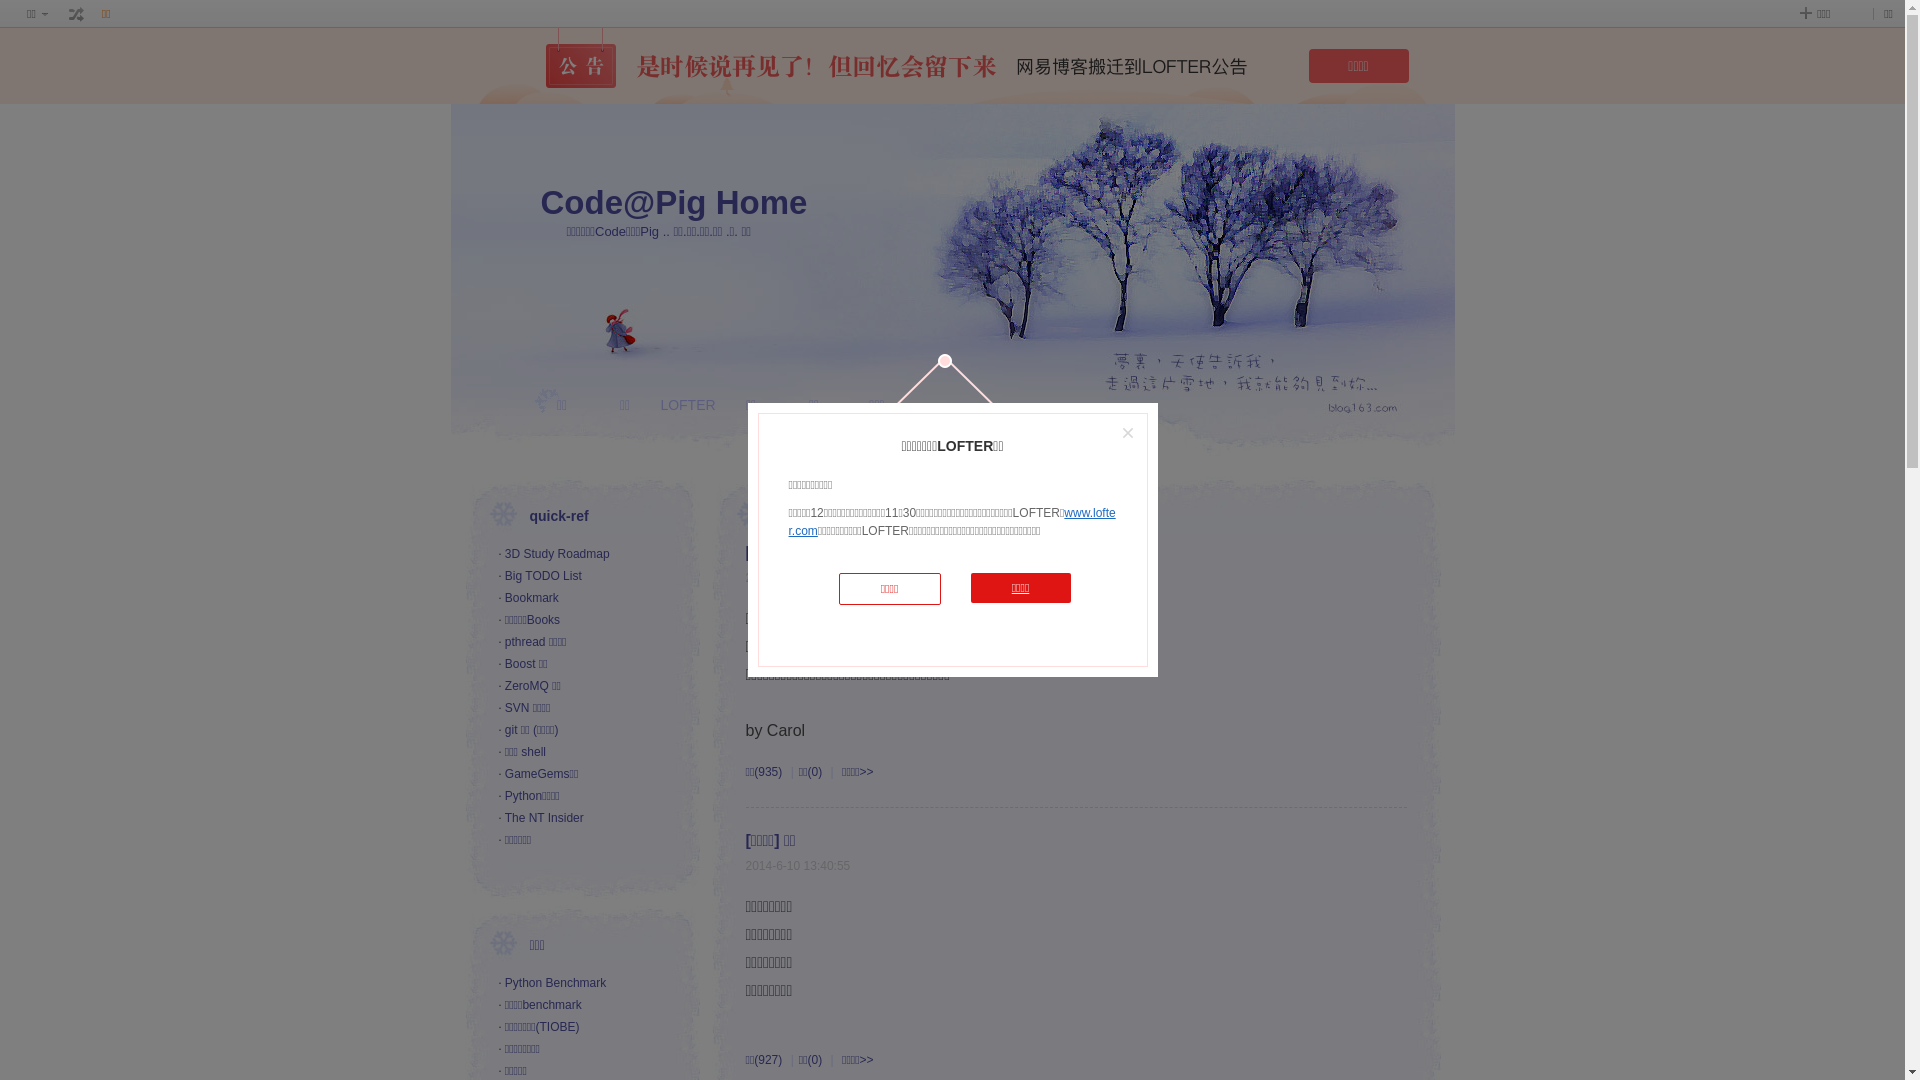 This screenshot has width=1920, height=1080. I want to click on '3D Study Roadmap', so click(557, 554).